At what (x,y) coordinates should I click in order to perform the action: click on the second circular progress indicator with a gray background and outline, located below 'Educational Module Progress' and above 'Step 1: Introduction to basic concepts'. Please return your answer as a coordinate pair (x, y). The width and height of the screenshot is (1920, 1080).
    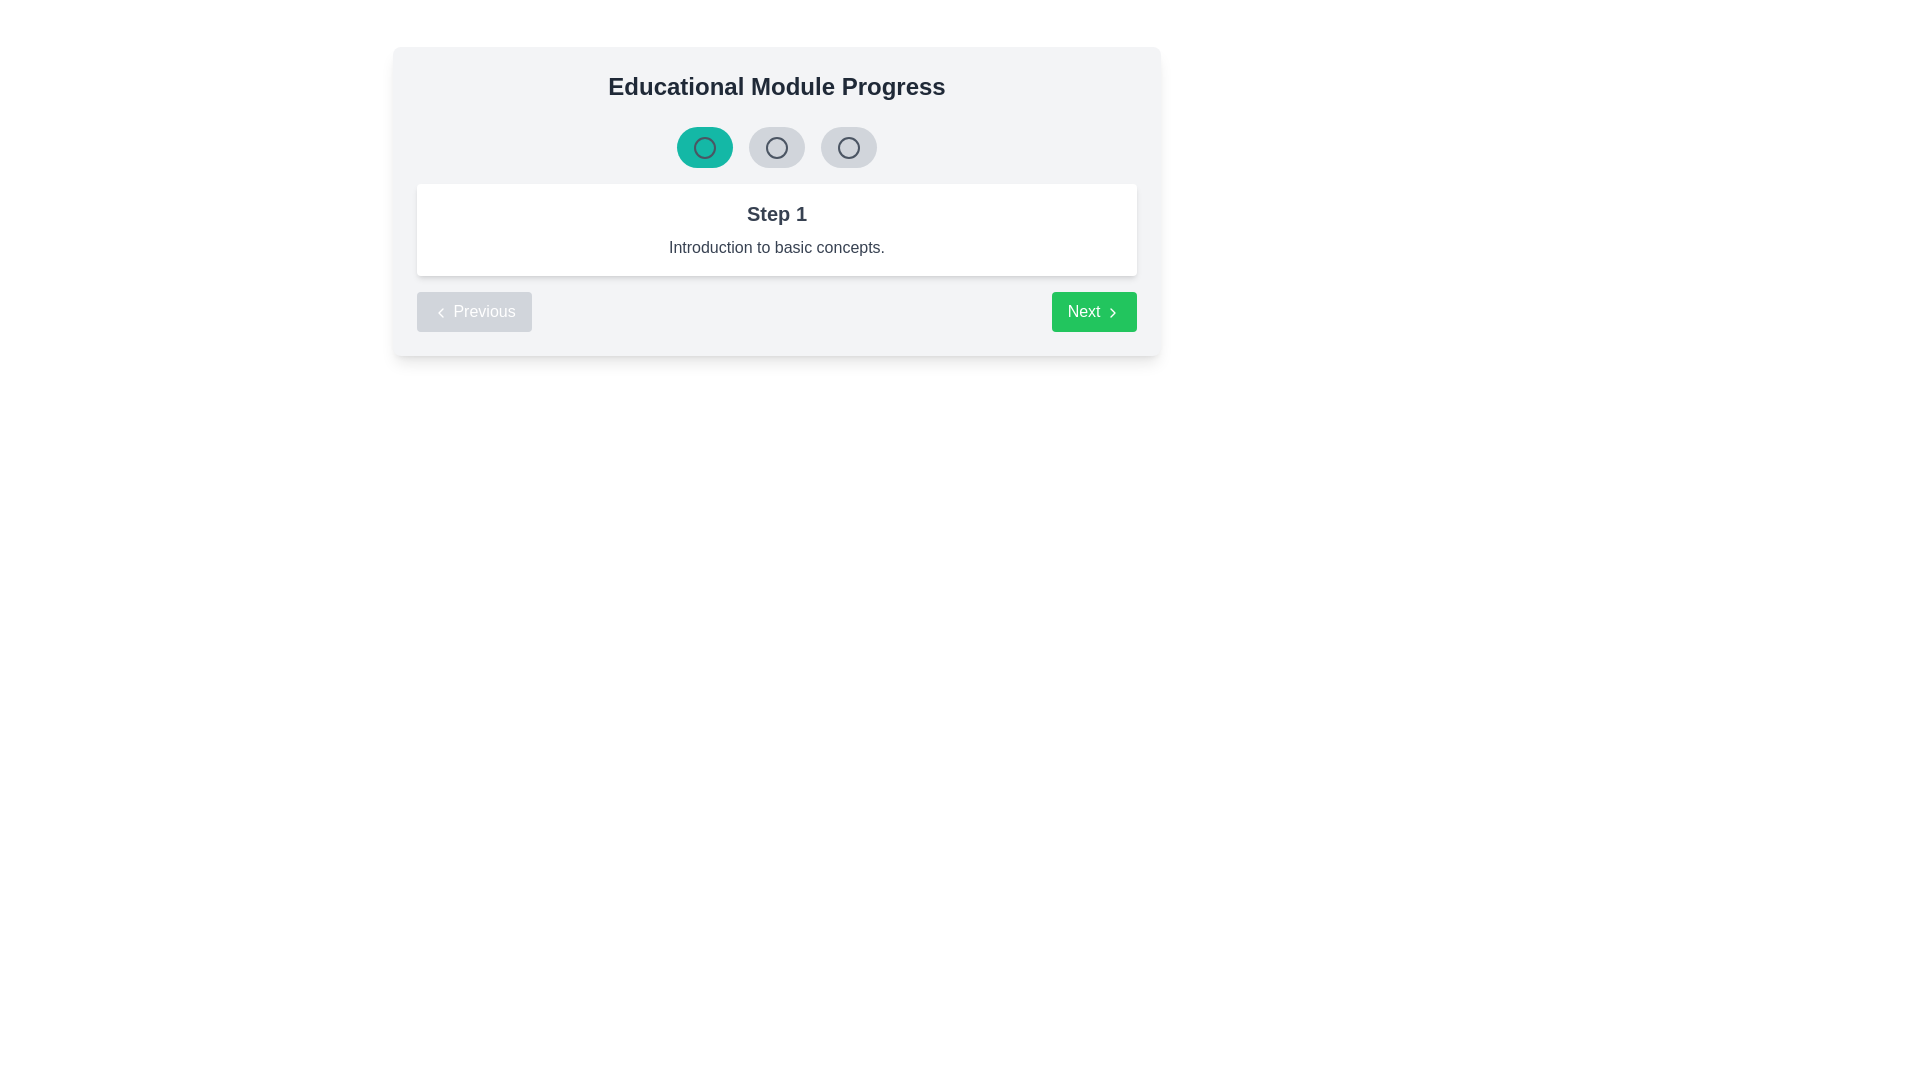
    Looking at the image, I should click on (776, 145).